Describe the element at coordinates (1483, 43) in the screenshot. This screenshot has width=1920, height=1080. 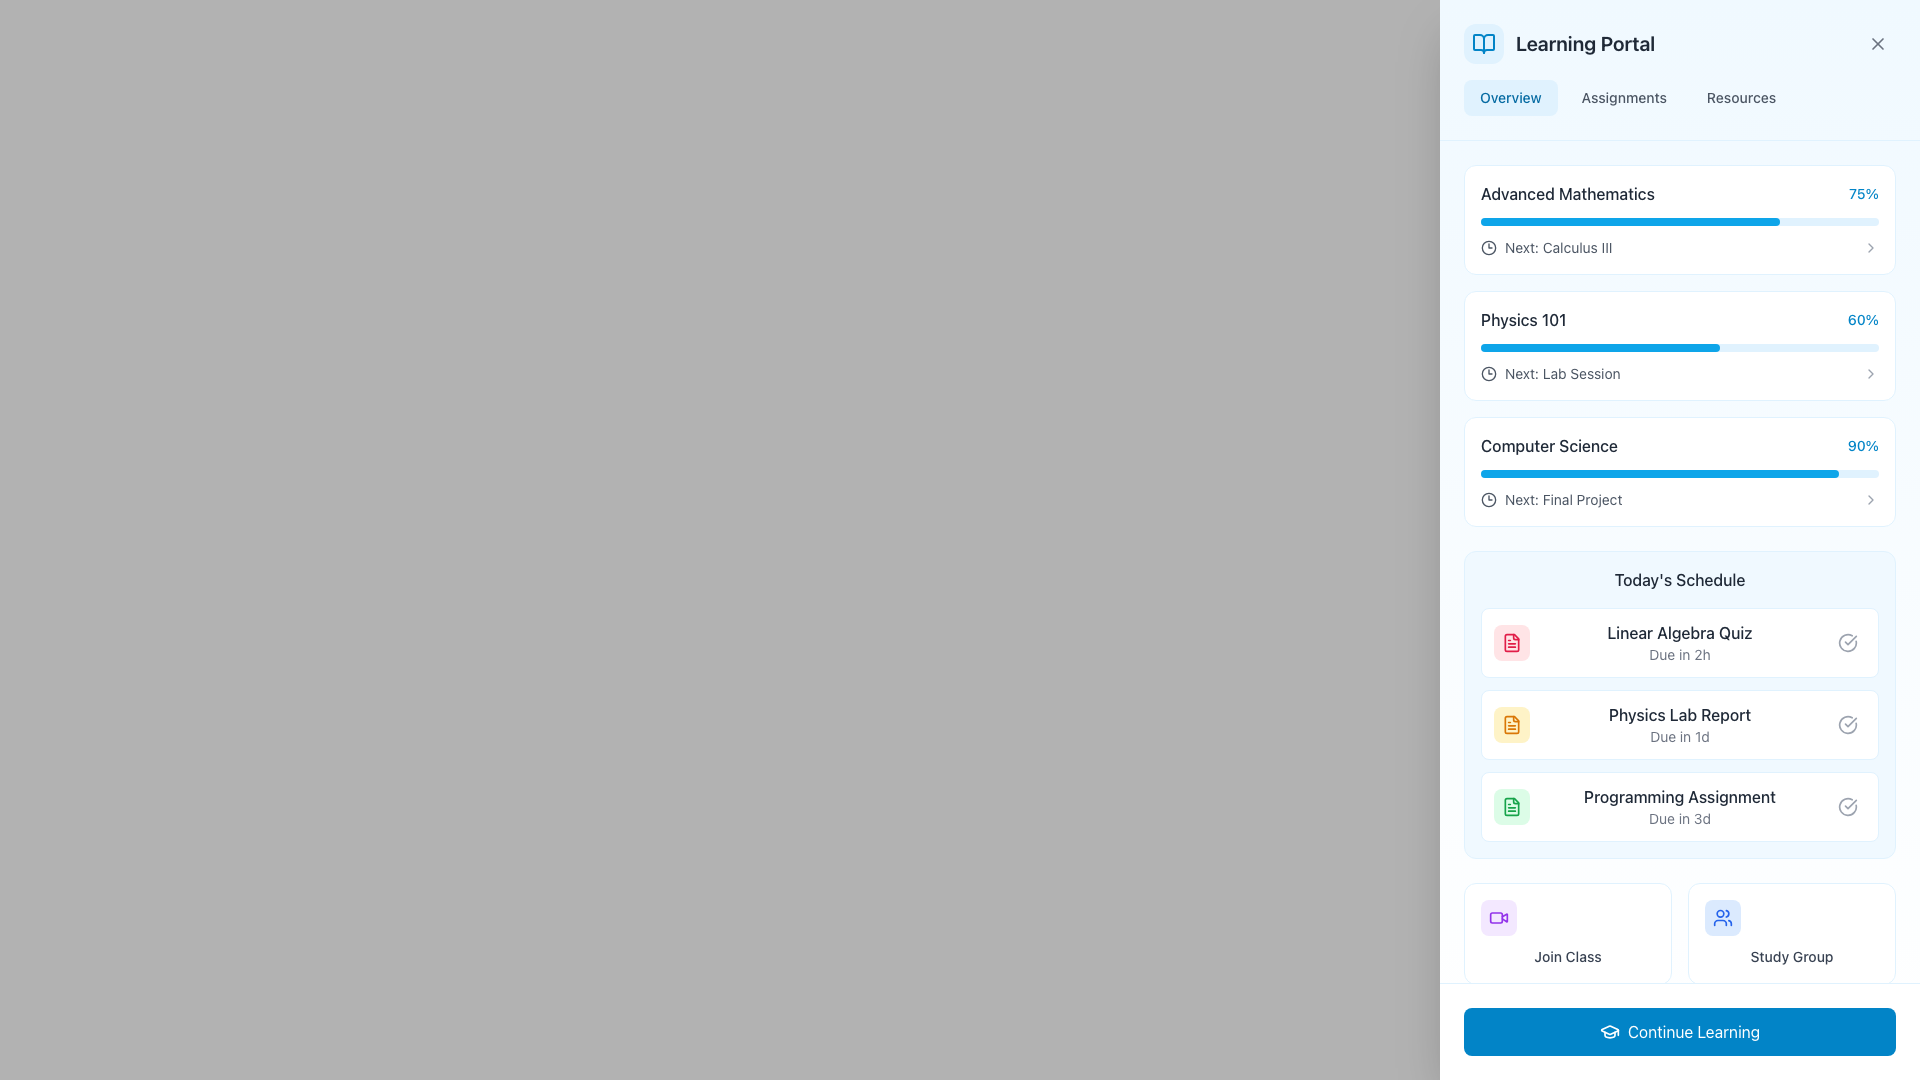
I see `the rounded rectangular button with a light blue background and an open book icon, located at the top-left corner of the sidebar next to 'Learning Portal'` at that location.